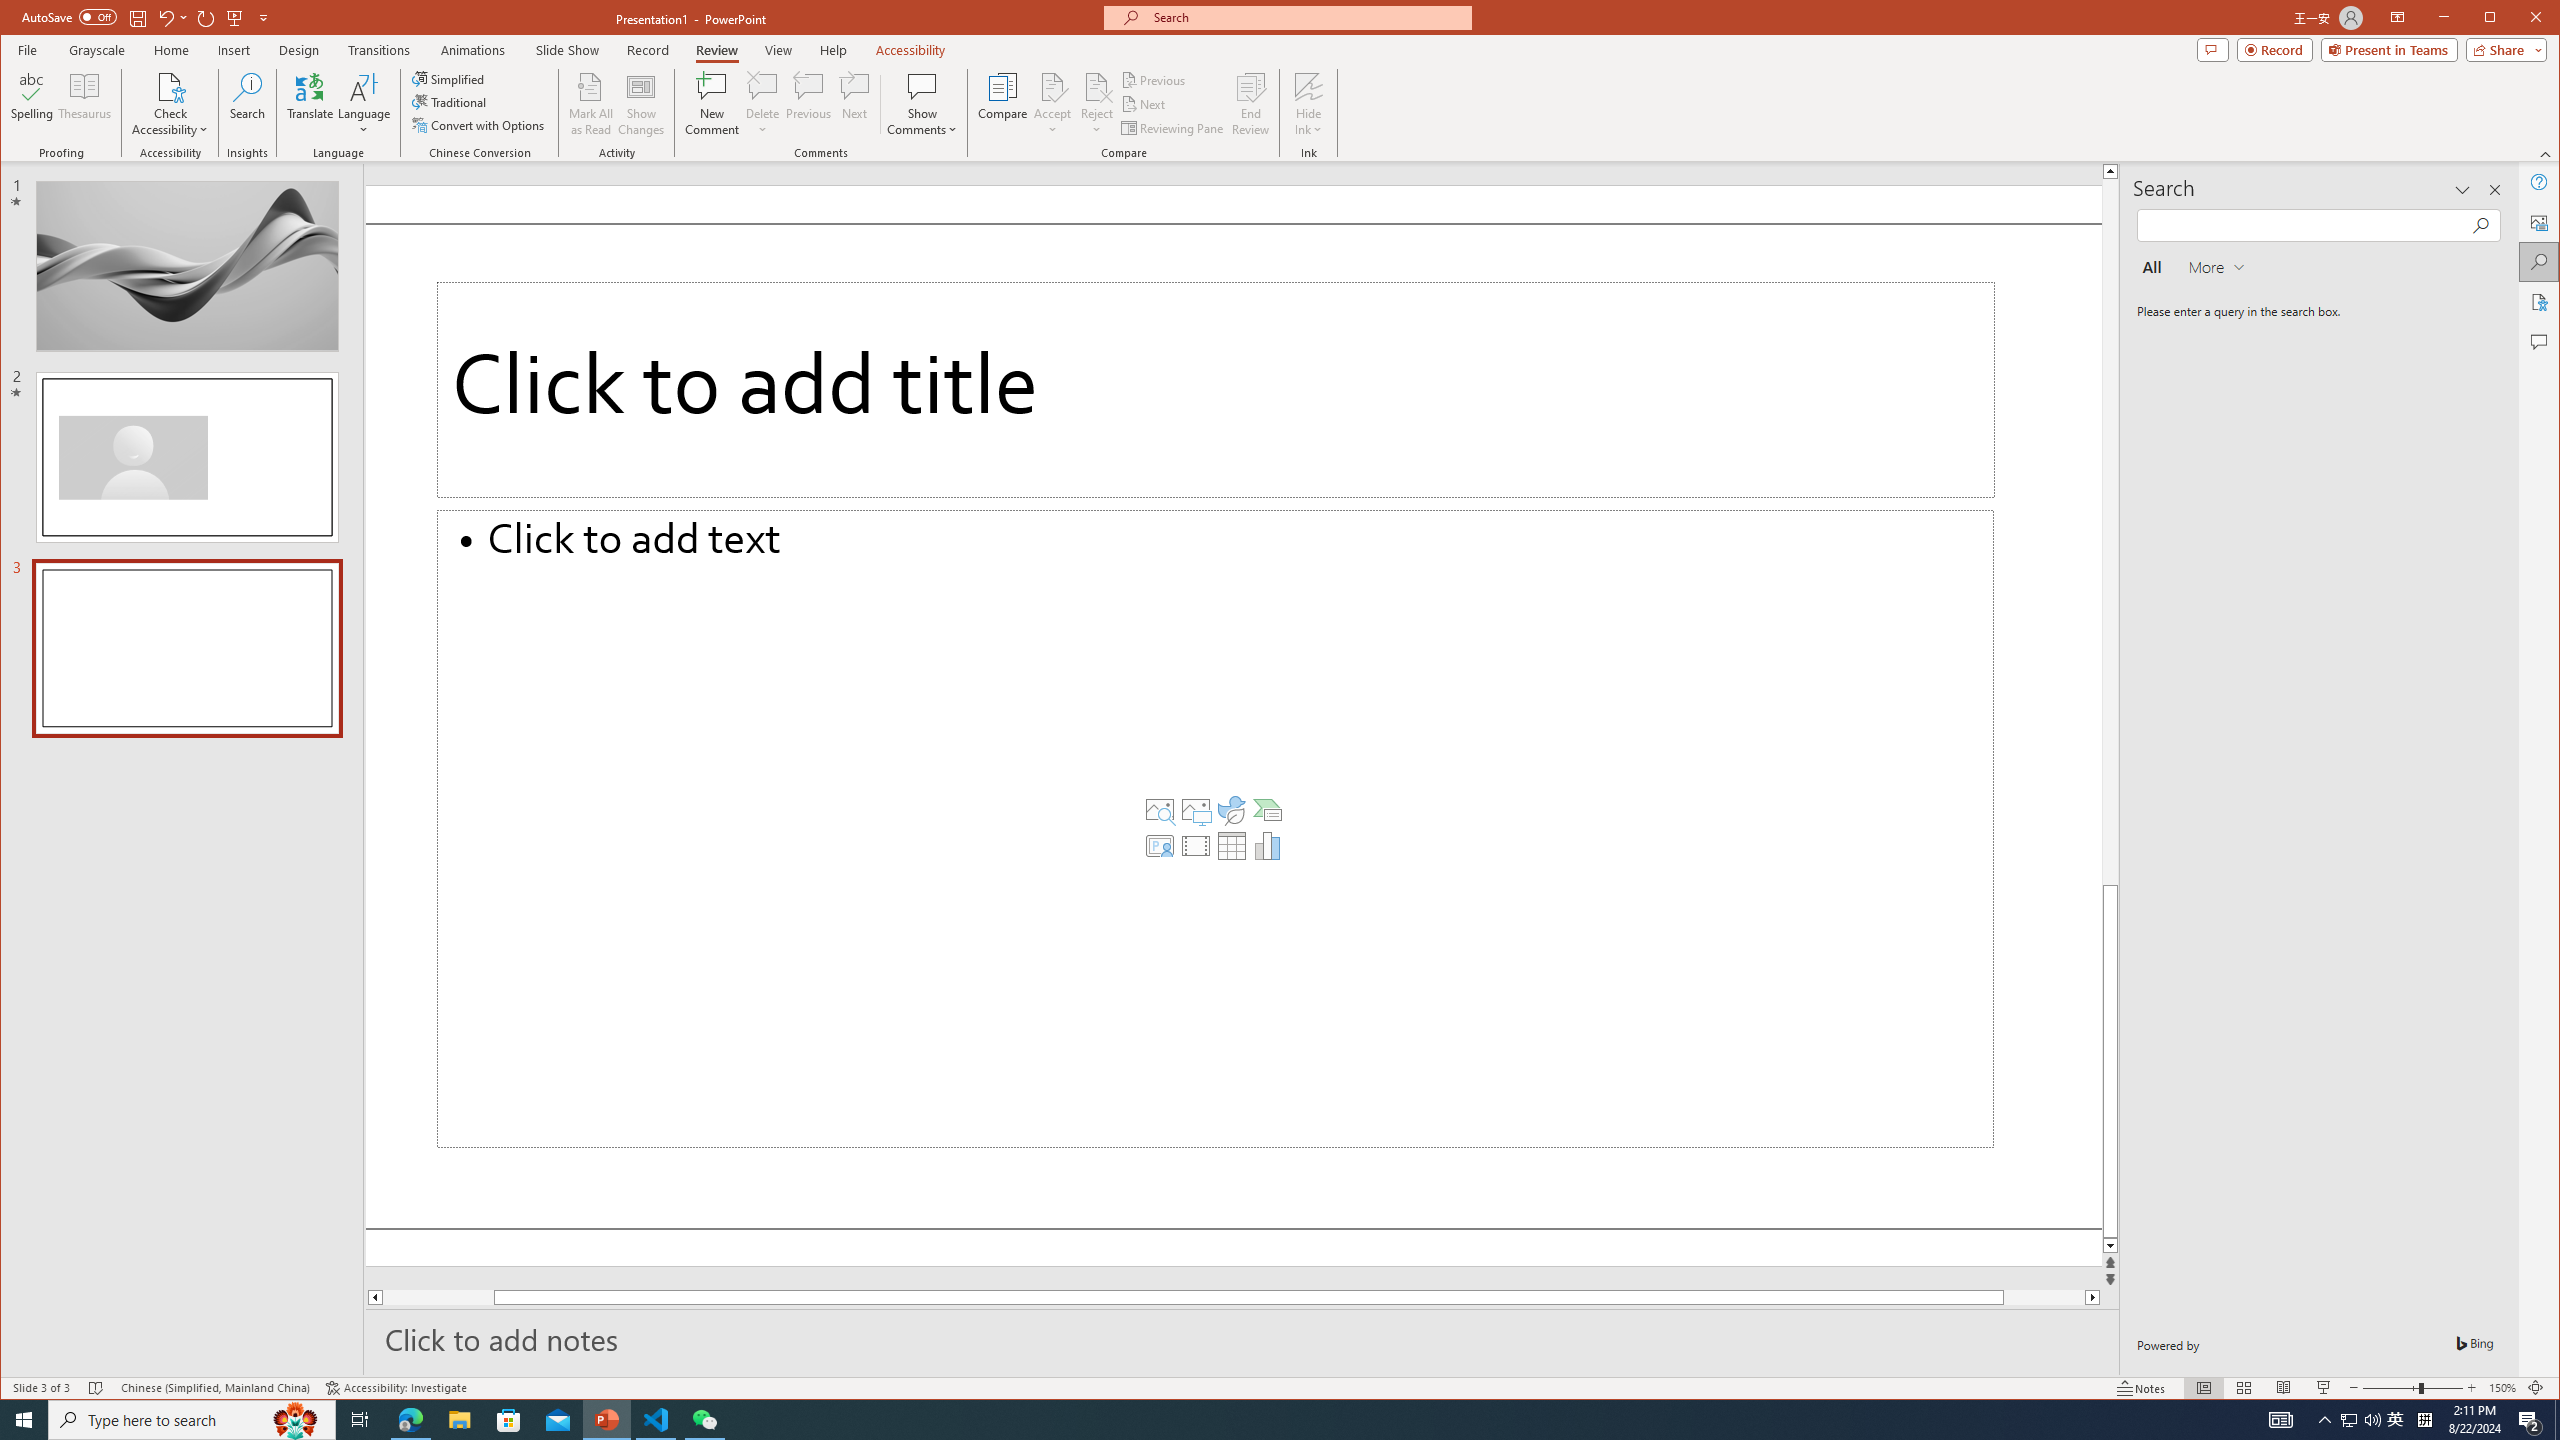 This screenshot has height=1440, width=2560. I want to click on 'Content Placeholder', so click(1215, 827).